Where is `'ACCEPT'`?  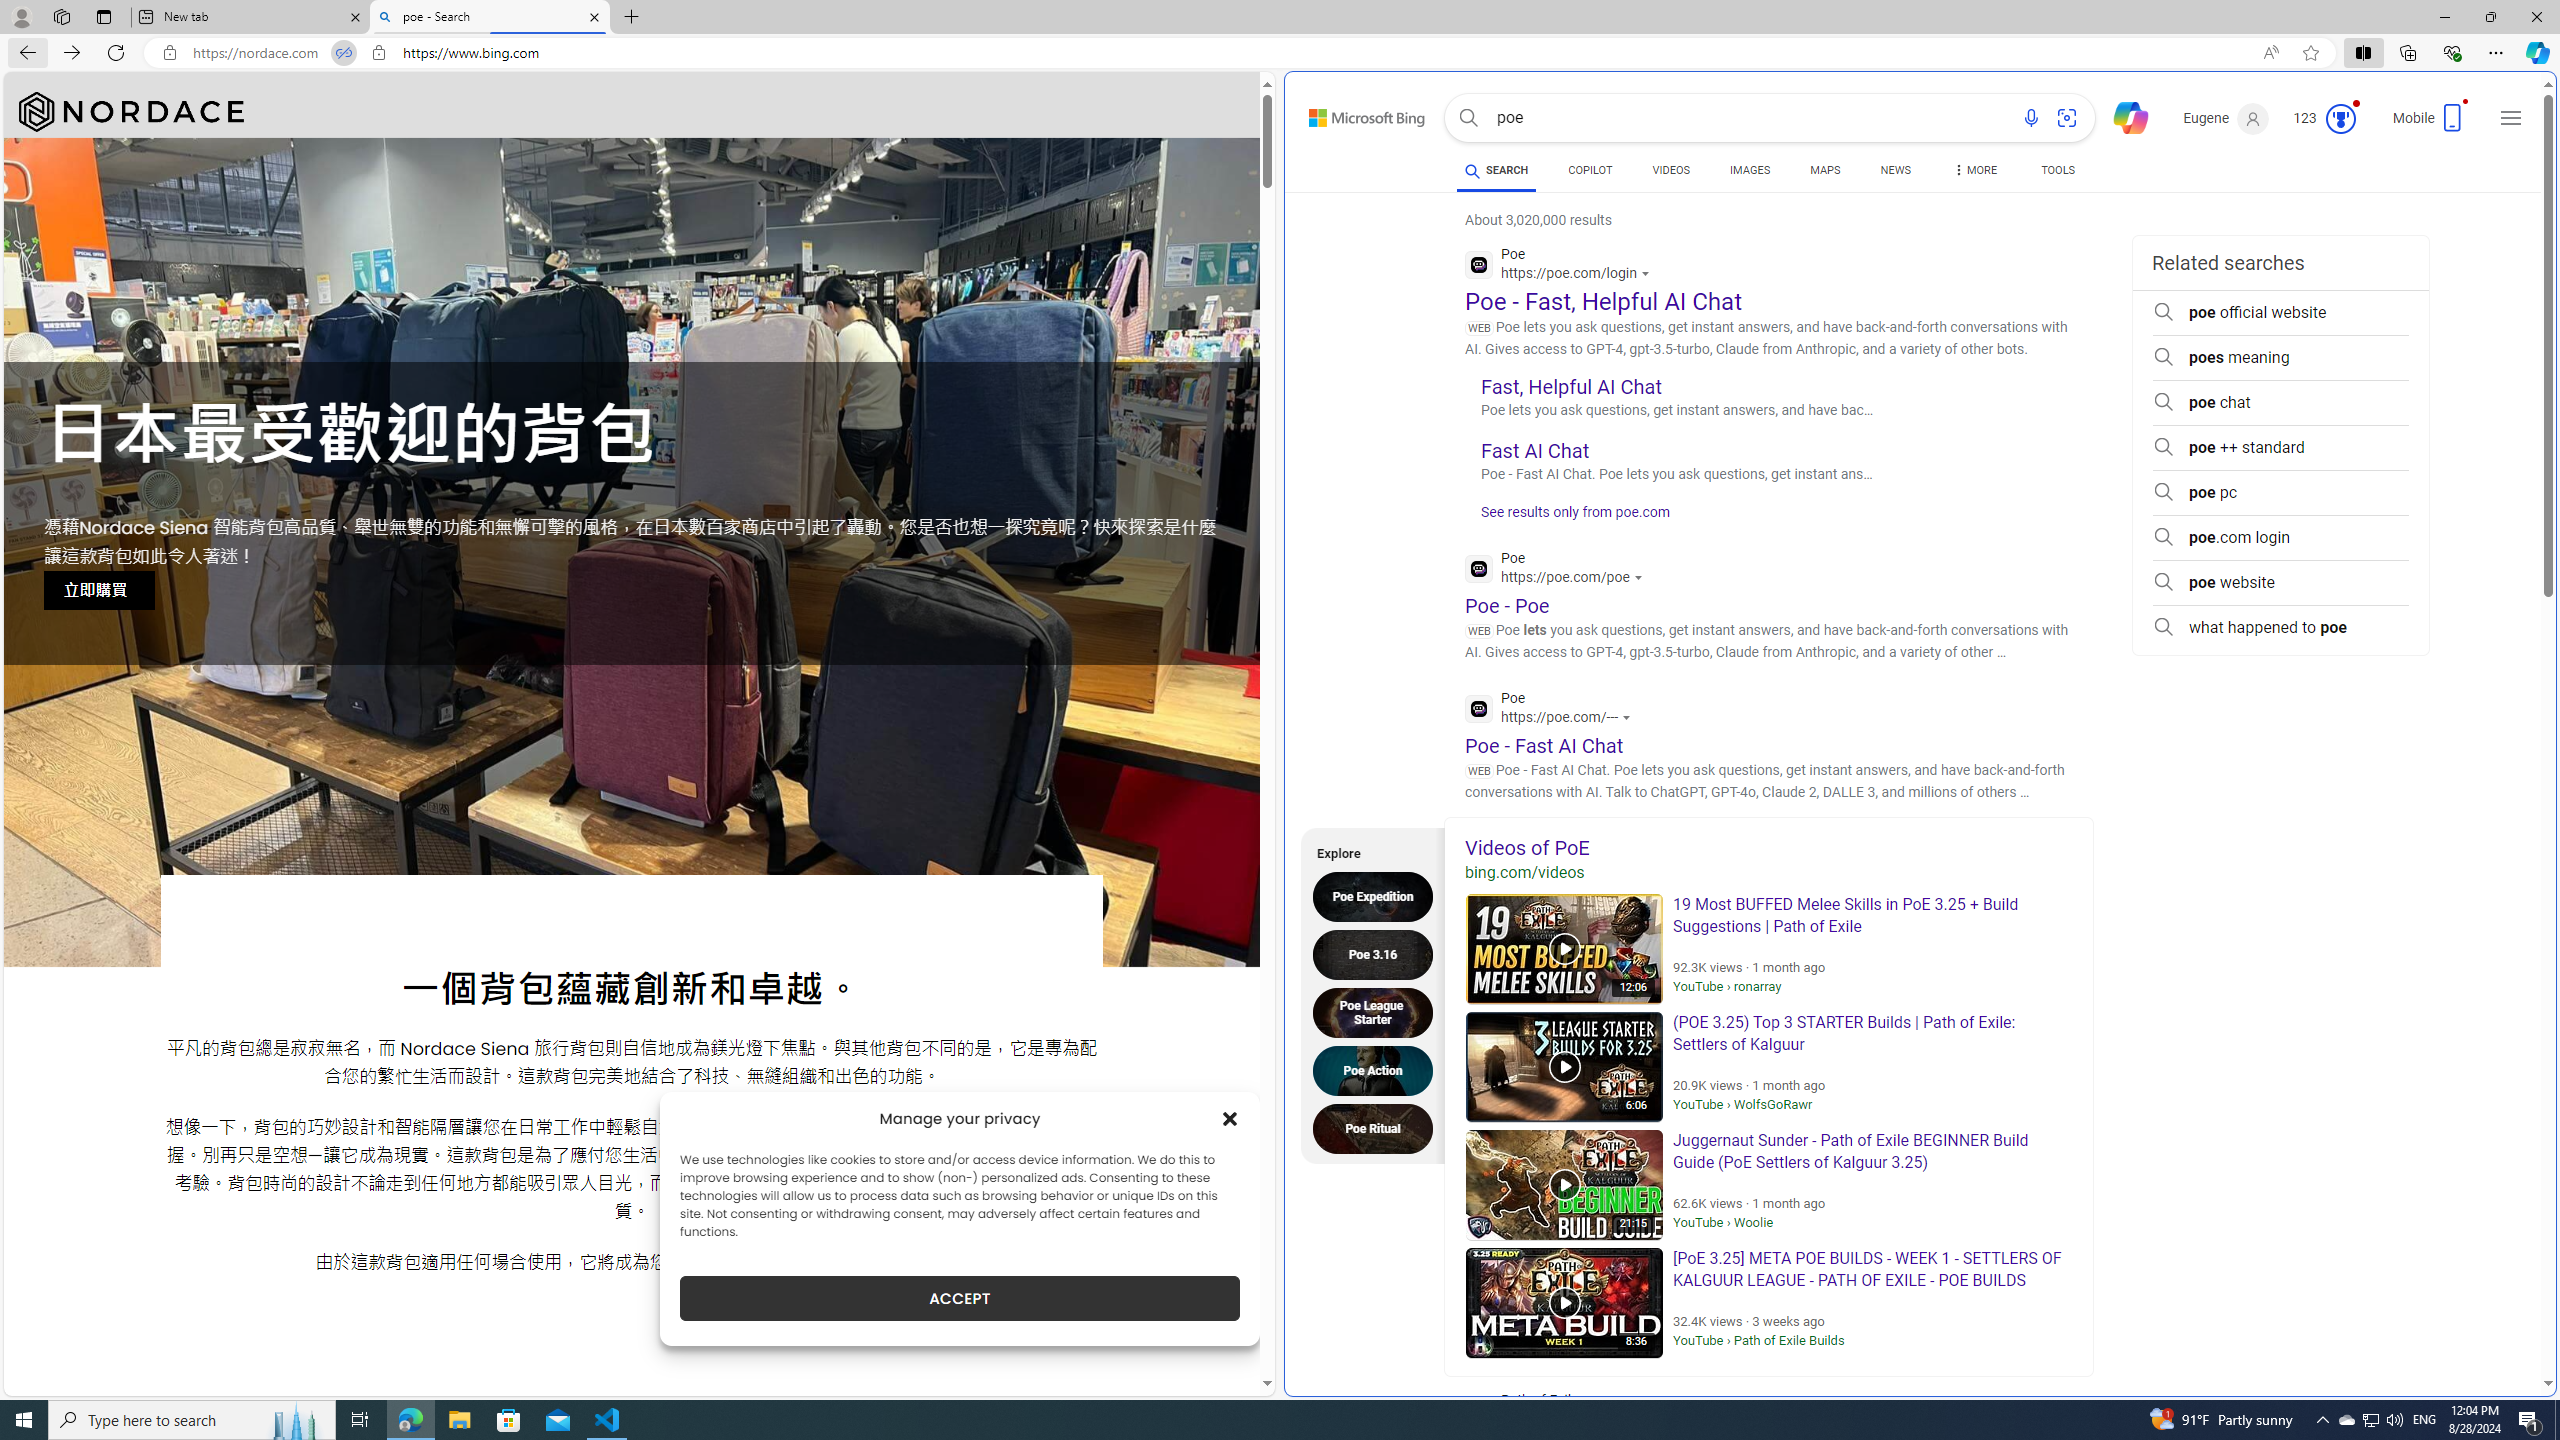 'ACCEPT' is located at coordinates (959, 1298).